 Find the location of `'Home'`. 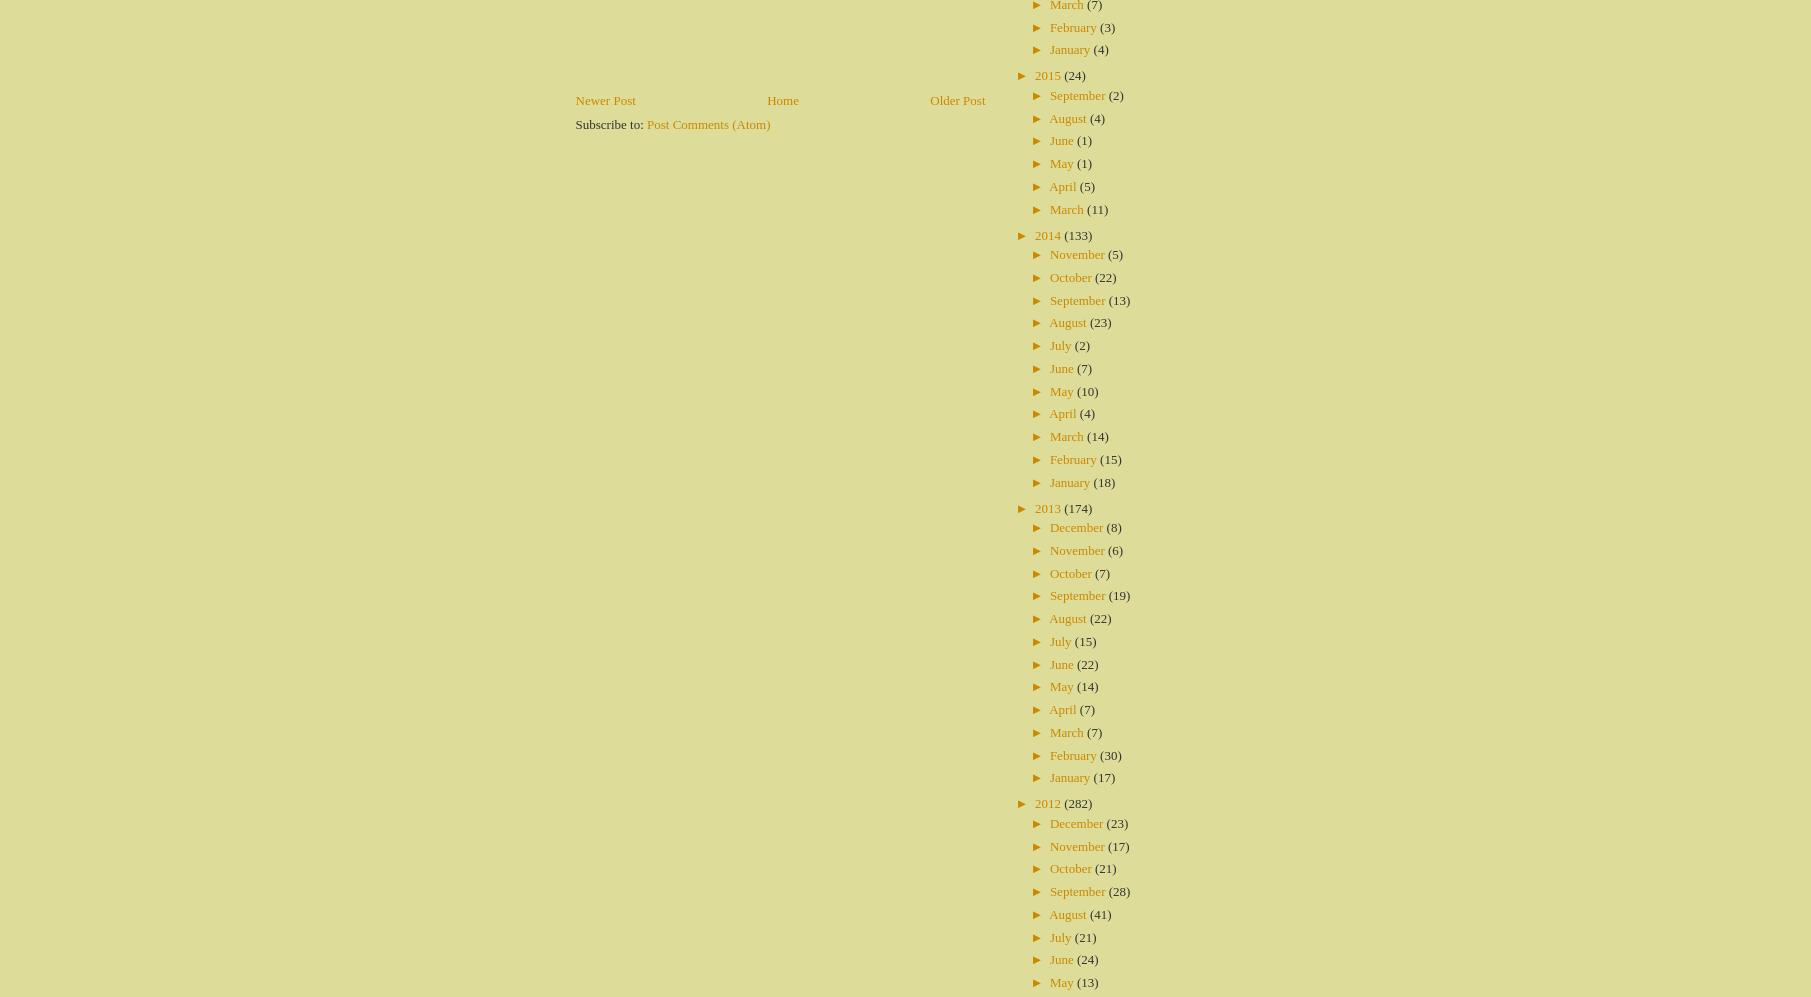

'Home' is located at coordinates (781, 99).